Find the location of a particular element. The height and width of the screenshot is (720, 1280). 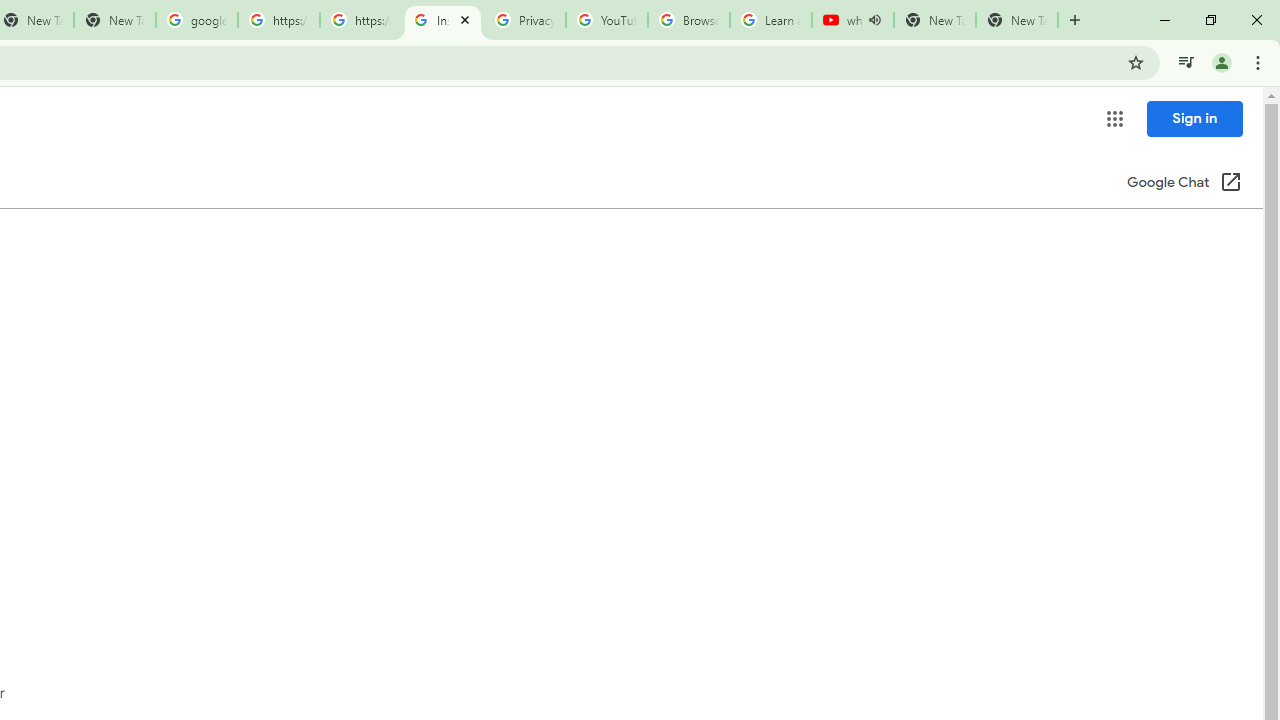

'Google Chat (Open in a new window)' is located at coordinates (1184, 183).